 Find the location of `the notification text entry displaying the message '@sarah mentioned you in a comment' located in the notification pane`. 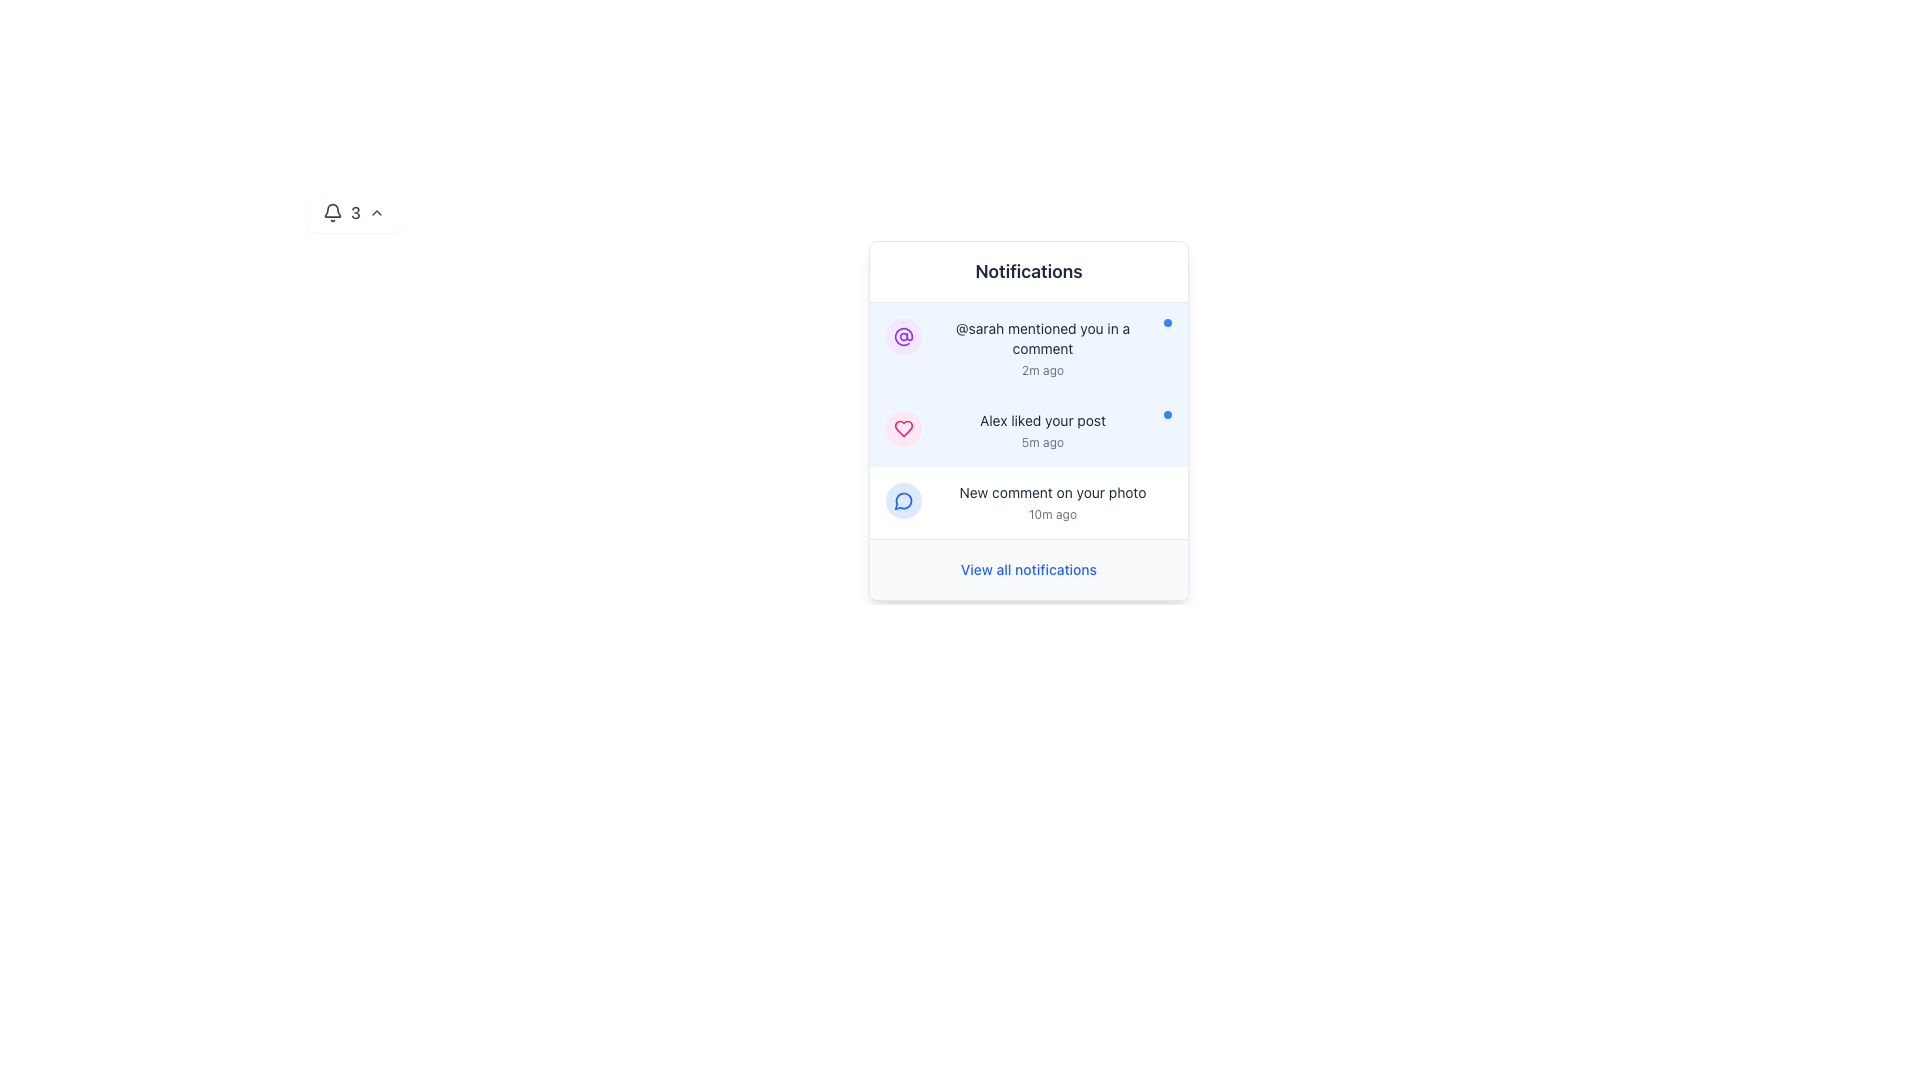

the notification text entry displaying the message '@sarah mentioned you in a comment' located in the notification pane is located at coordinates (1041, 347).